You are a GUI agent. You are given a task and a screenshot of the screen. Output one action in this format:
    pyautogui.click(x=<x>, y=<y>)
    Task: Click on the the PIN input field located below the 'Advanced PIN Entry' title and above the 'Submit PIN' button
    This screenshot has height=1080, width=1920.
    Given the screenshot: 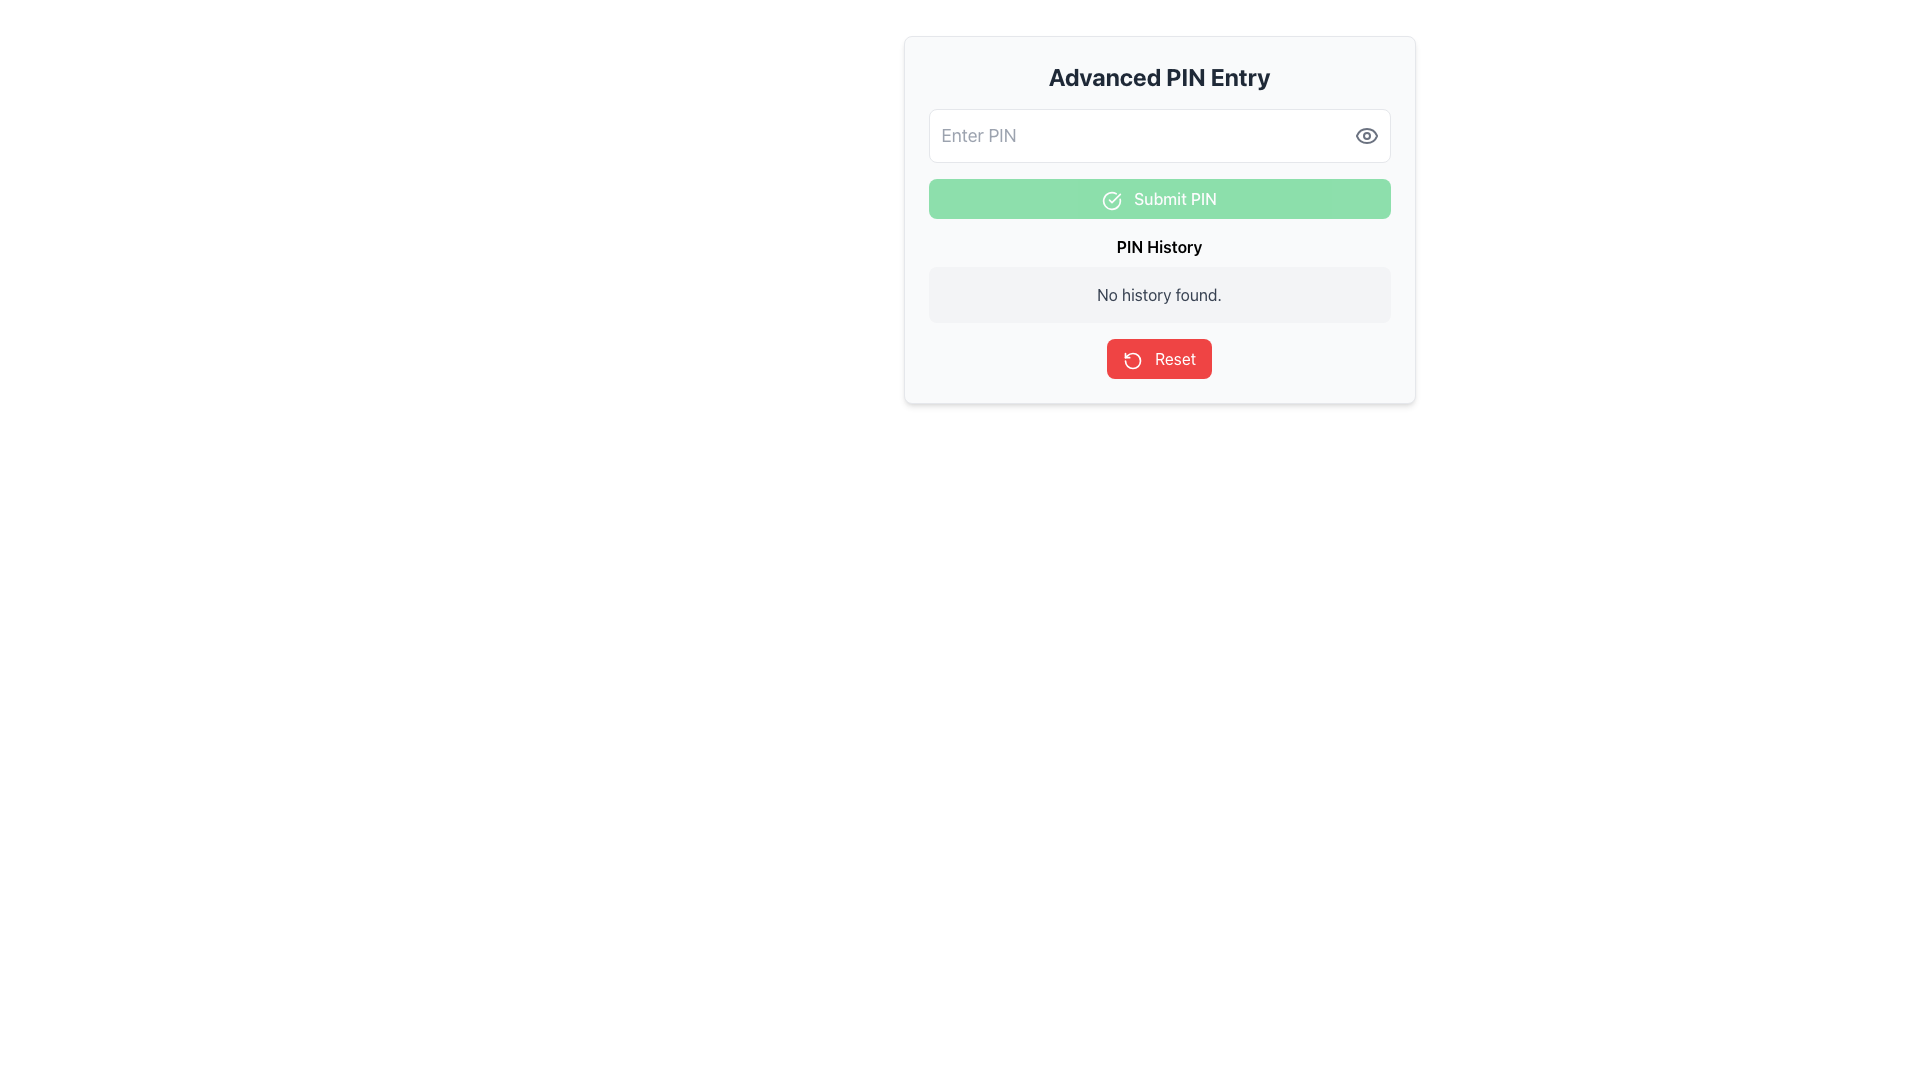 What is the action you would take?
    pyautogui.click(x=1159, y=135)
    